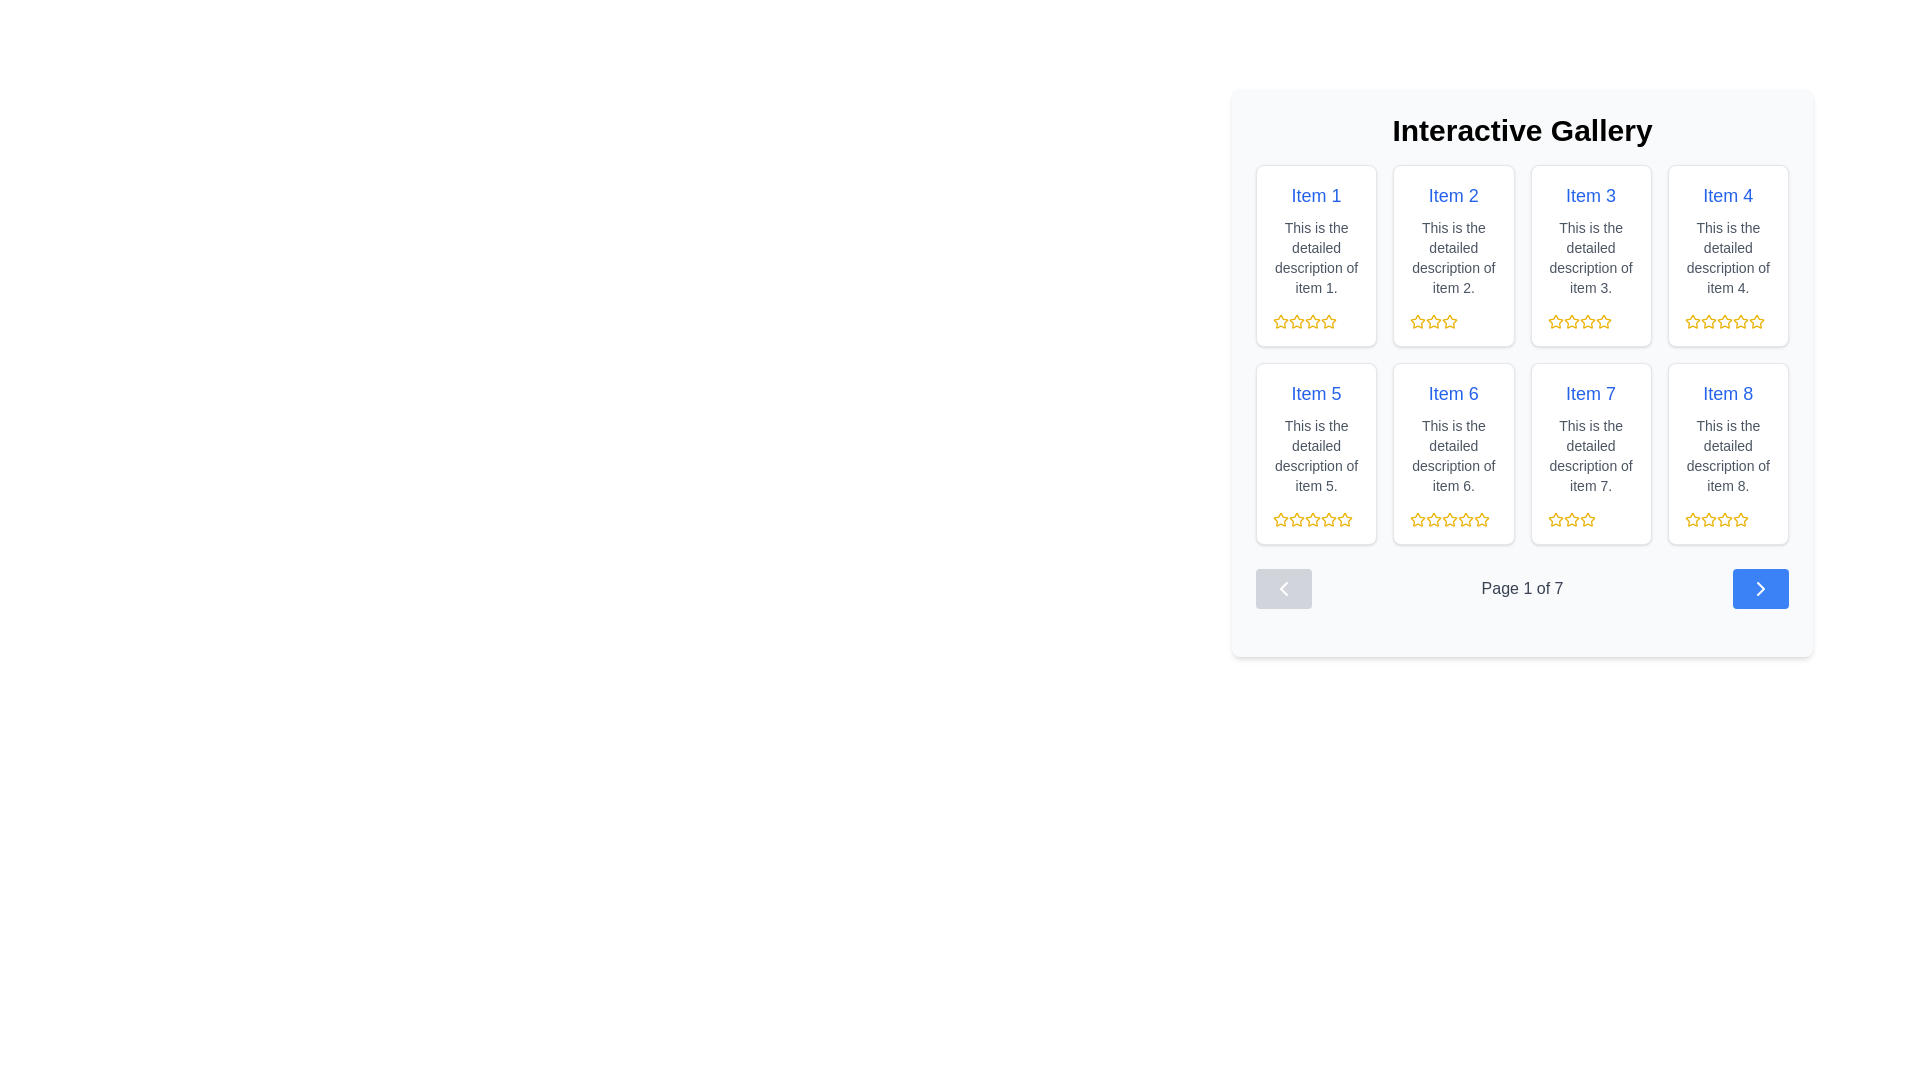 The height and width of the screenshot is (1080, 1920). Describe the element at coordinates (1316, 455) in the screenshot. I see `the textual component styled with gray color and small font size that contains the description 'This is the detailed description of item 5.' located in the second row, first column of the grid layout` at that location.